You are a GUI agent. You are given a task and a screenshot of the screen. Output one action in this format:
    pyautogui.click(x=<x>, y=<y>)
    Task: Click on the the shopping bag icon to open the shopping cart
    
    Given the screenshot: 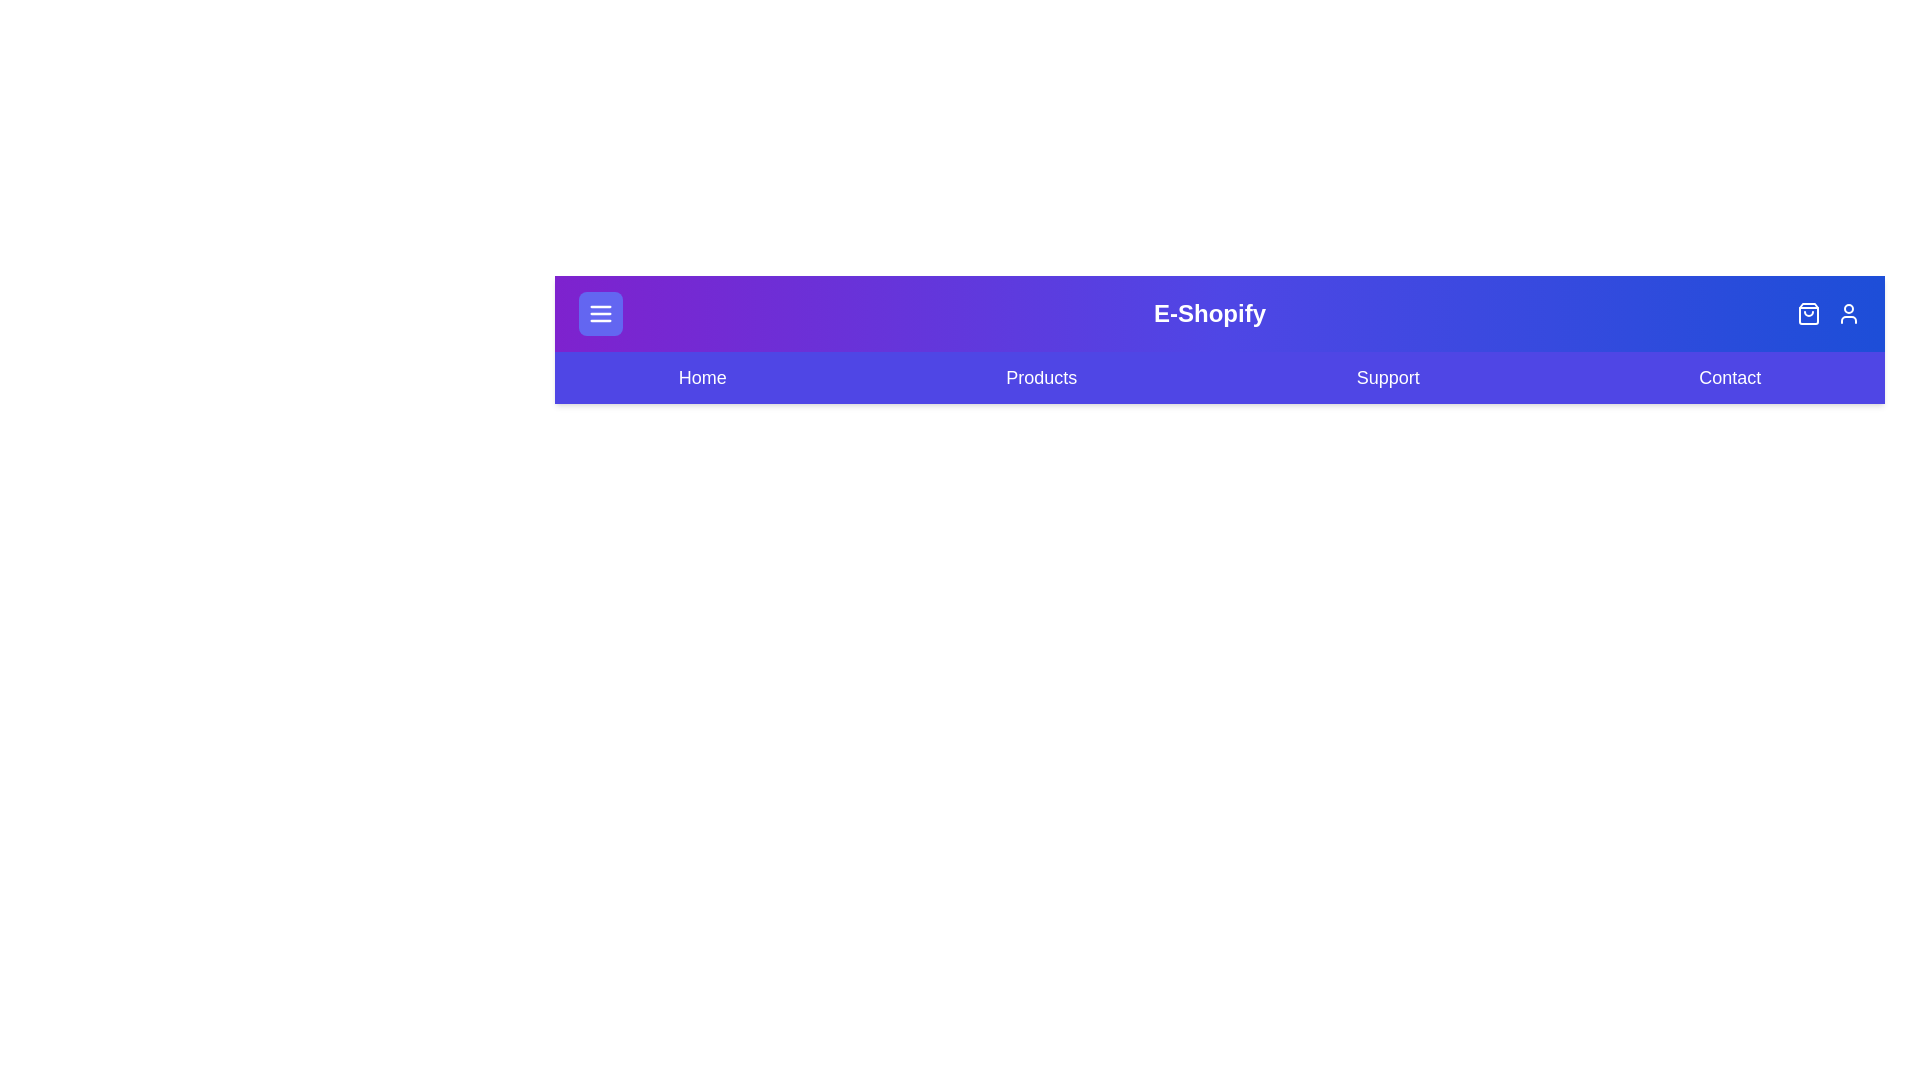 What is the action you would take?
    pyautogui.click(x=1809, y=313)
    